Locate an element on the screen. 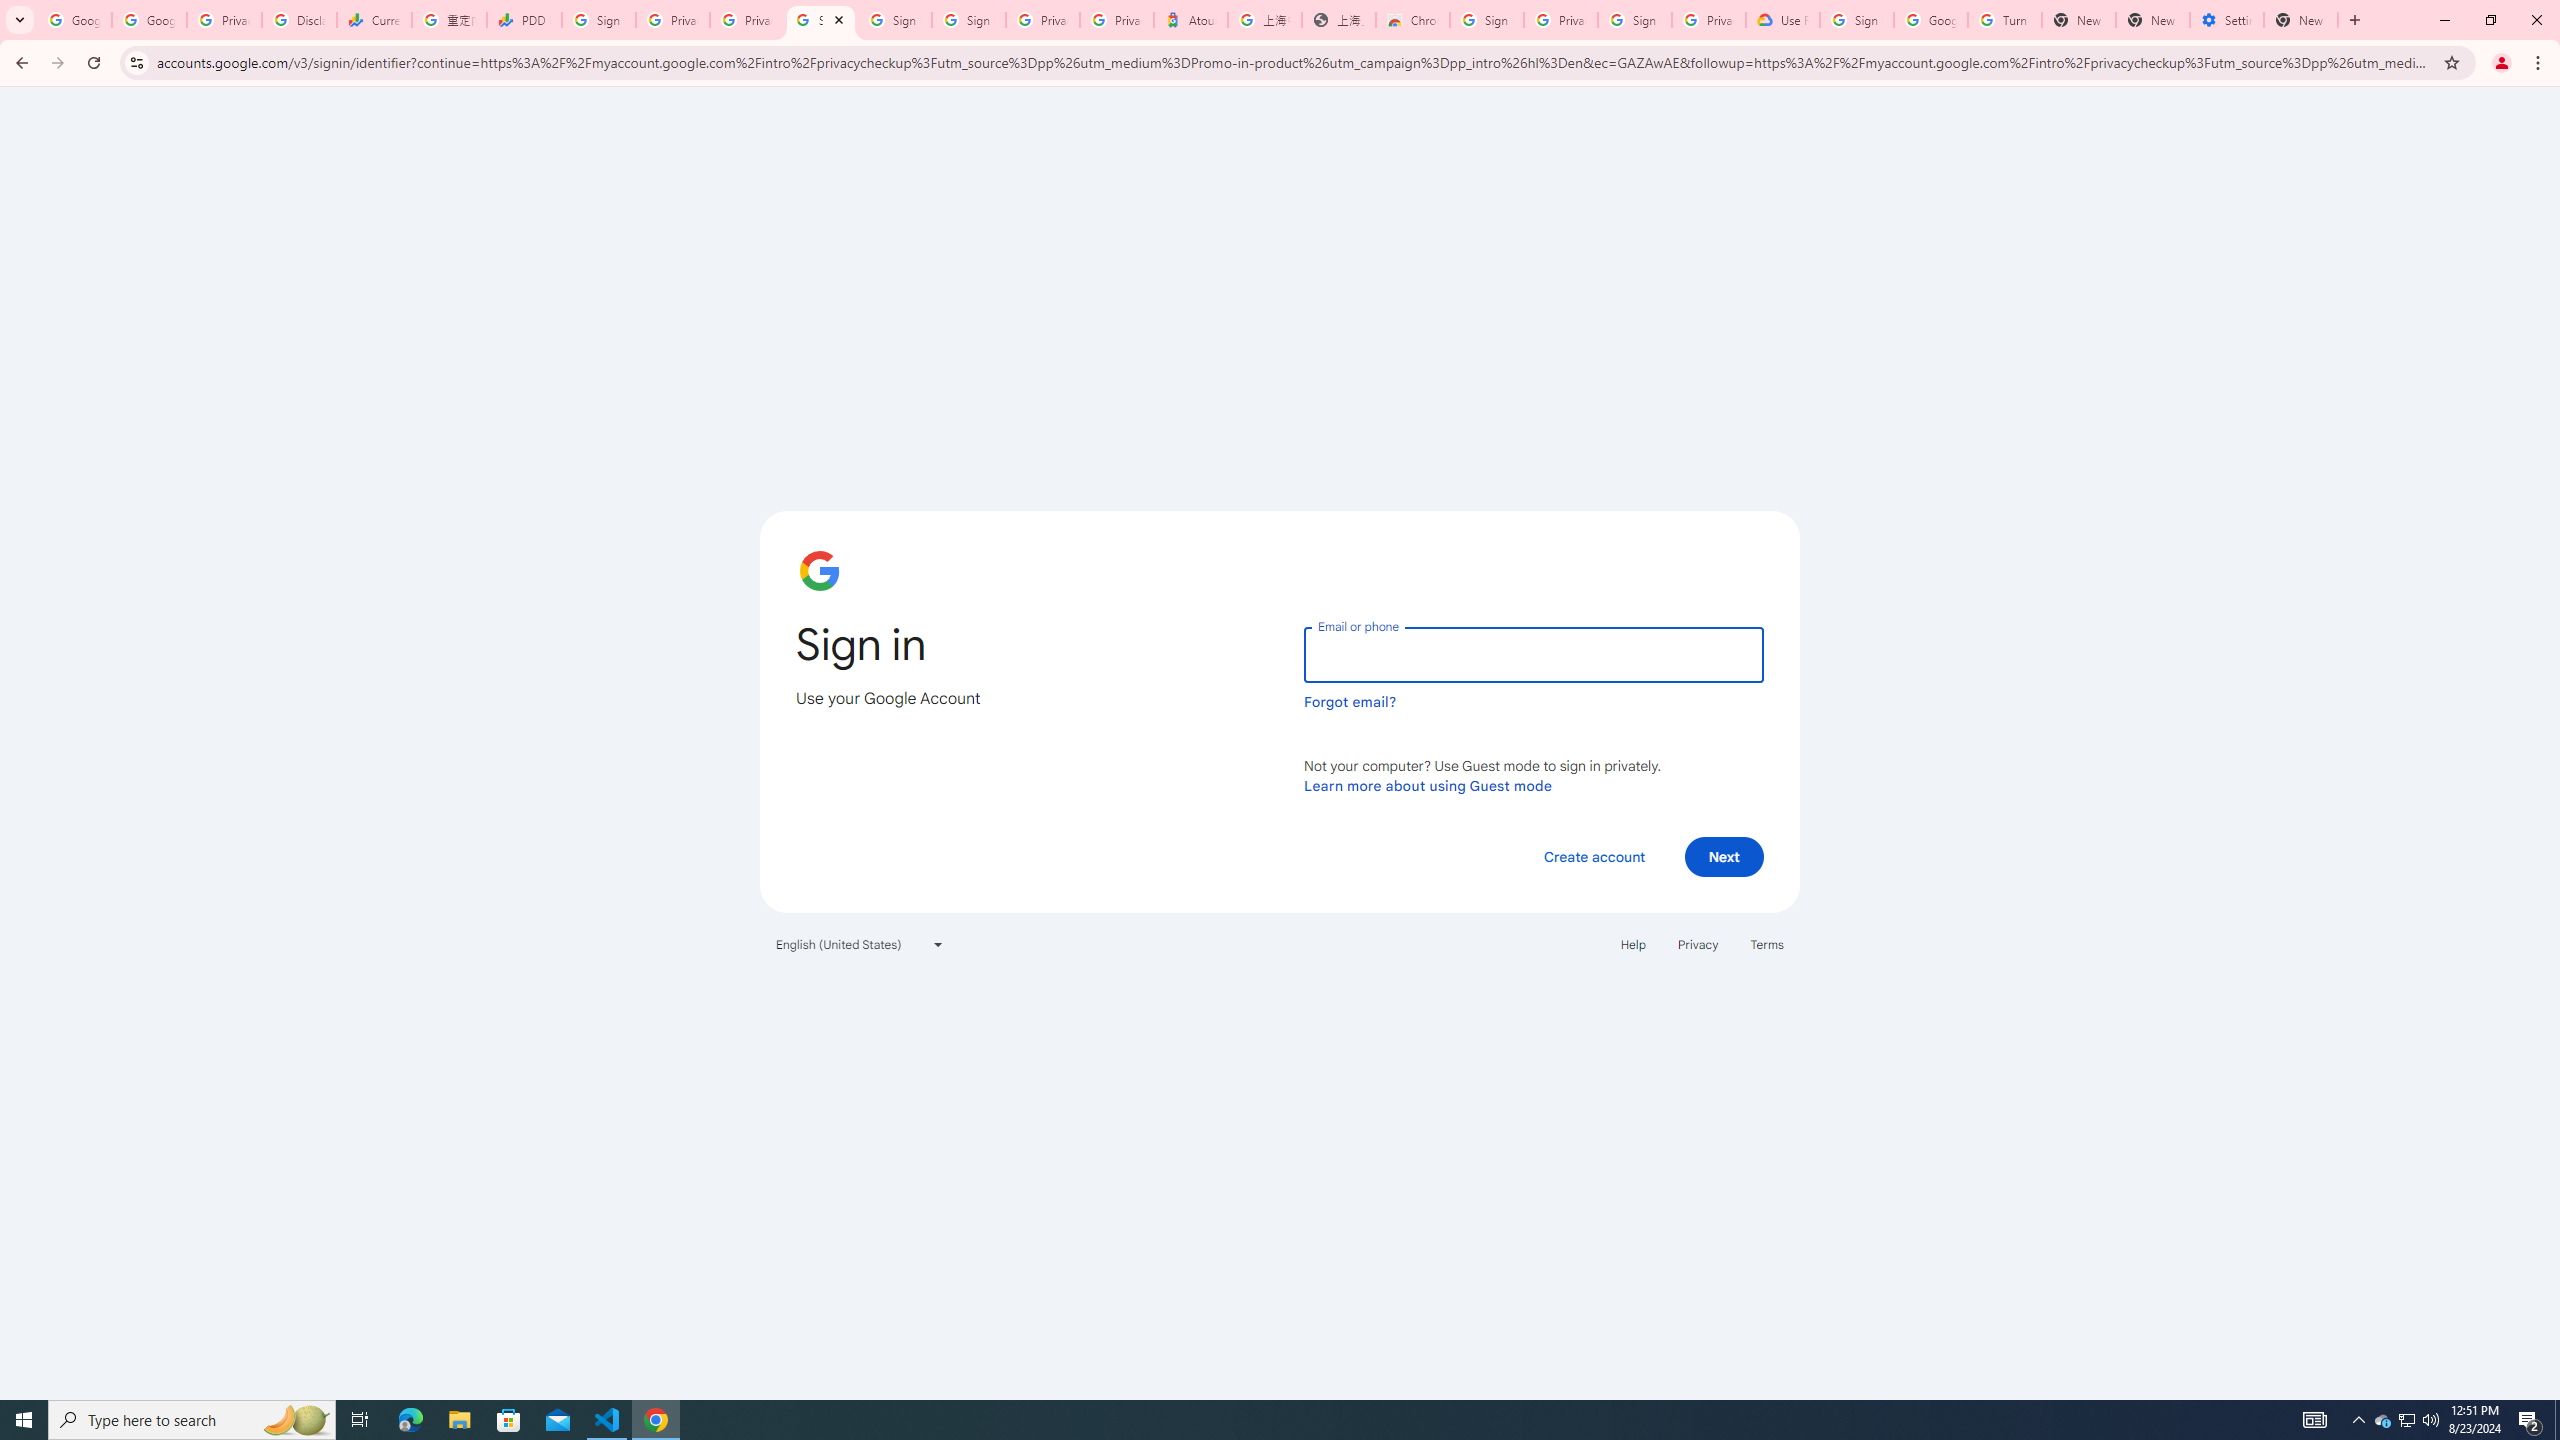  'New Tab' is located at coordinates (2300, 19).